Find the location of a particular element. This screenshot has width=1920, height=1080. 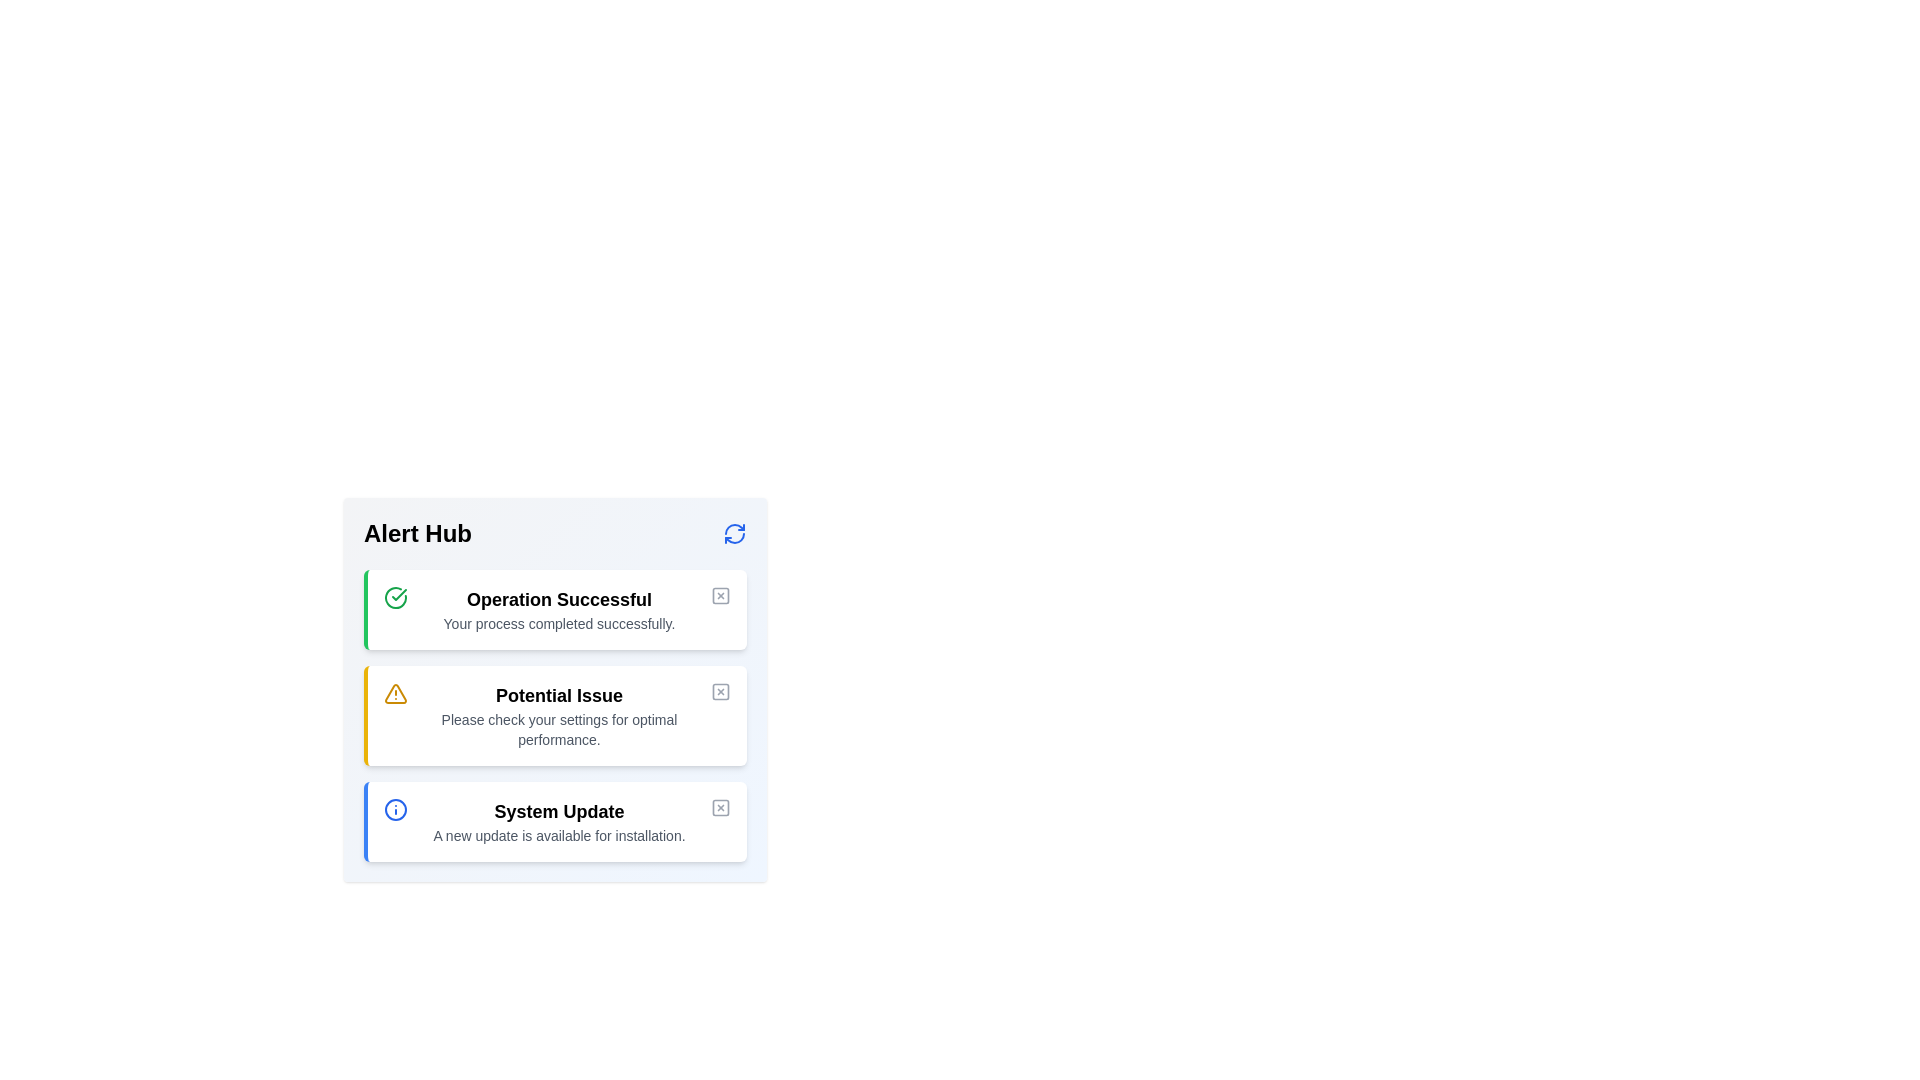

the text block element that displays the title 'Potential Issue' followed by the description 'Please check your settings for optimal performance.' is located at coordinates (559, 715).